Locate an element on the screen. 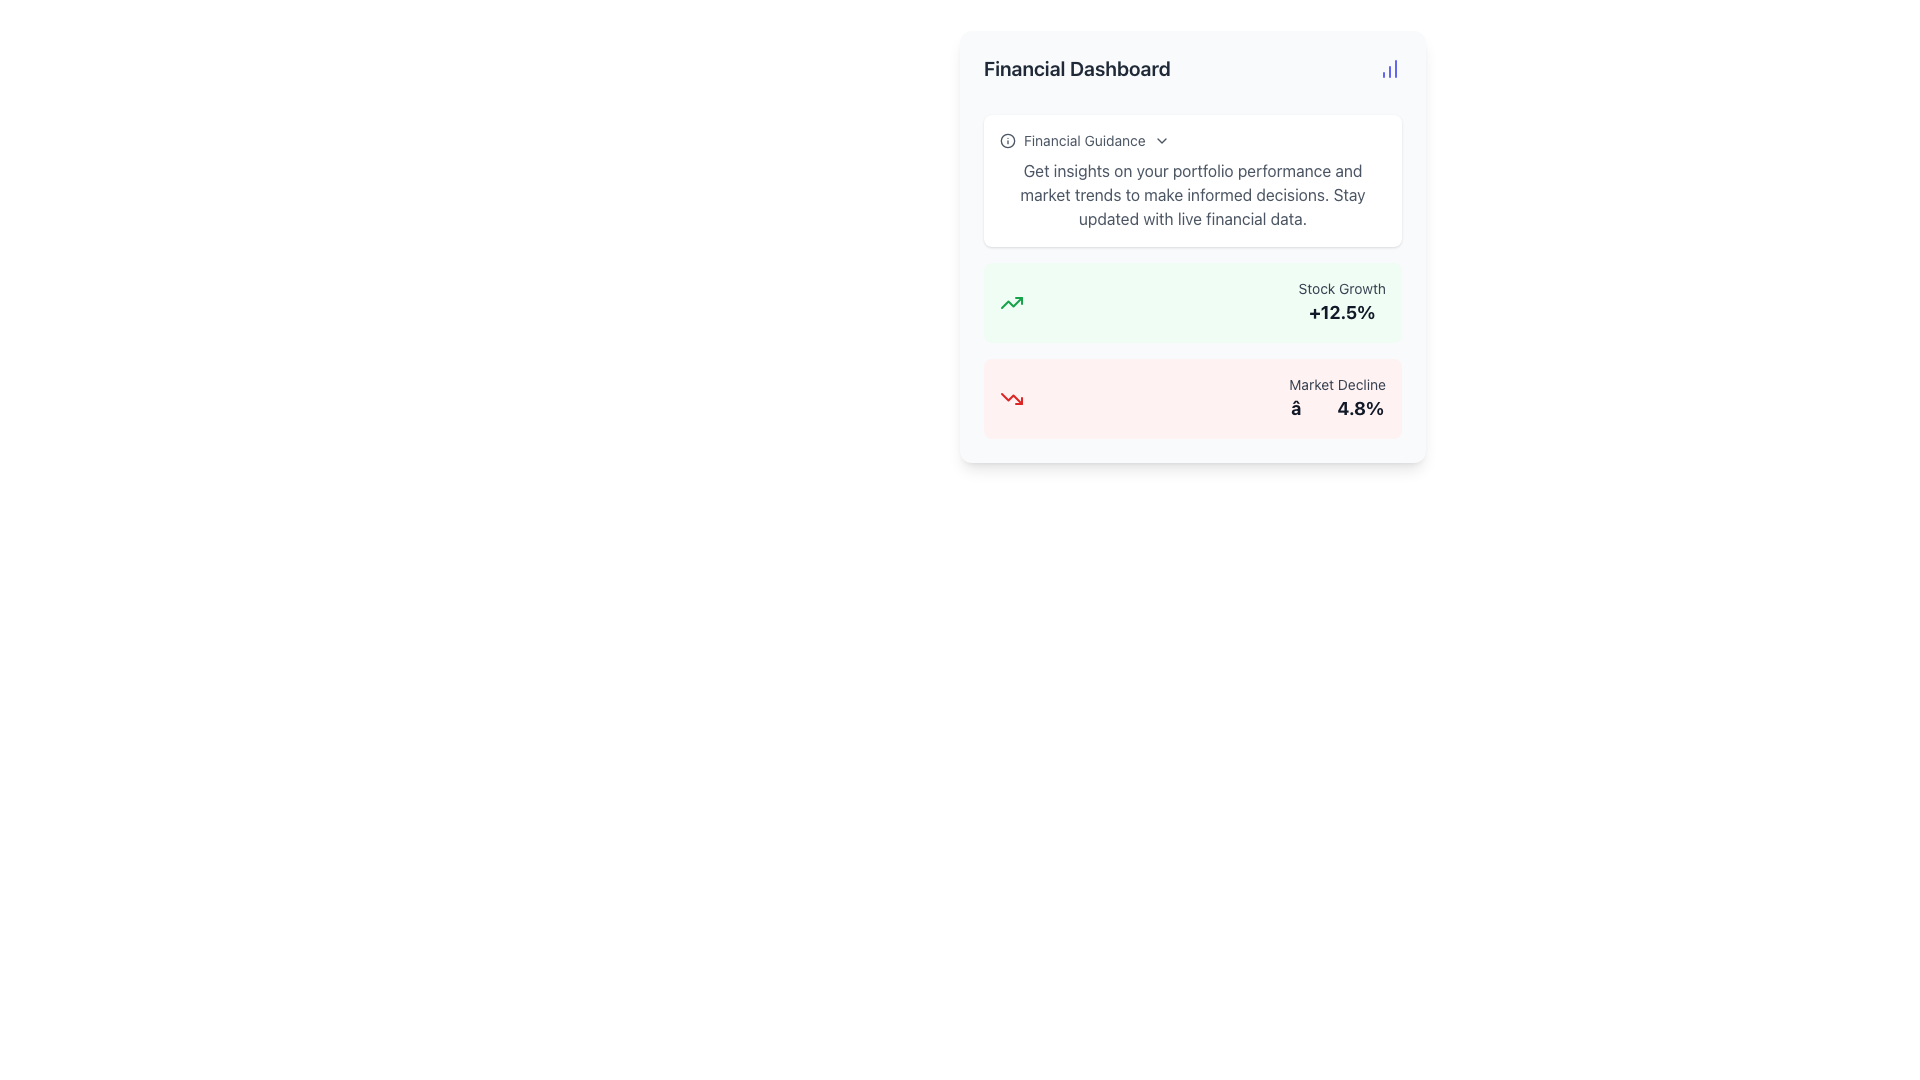 This screenshot has width=1920, height=1080. the red arrow icon indicating a negative trend located in the 'Market Decline' area, positioned to the left of the percentage value is located at coordinates (1012, 398).